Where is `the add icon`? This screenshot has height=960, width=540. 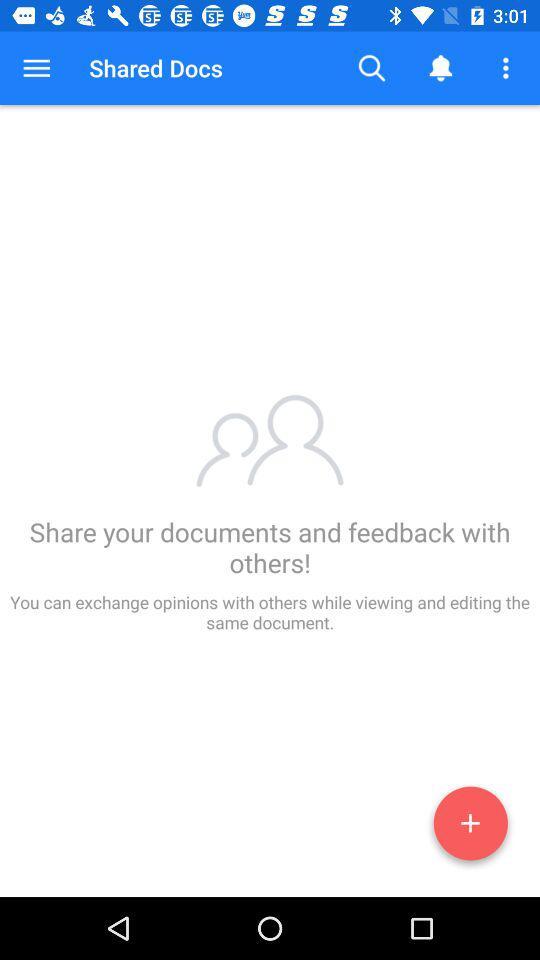
the add icon is located at coordinates (470, 827).